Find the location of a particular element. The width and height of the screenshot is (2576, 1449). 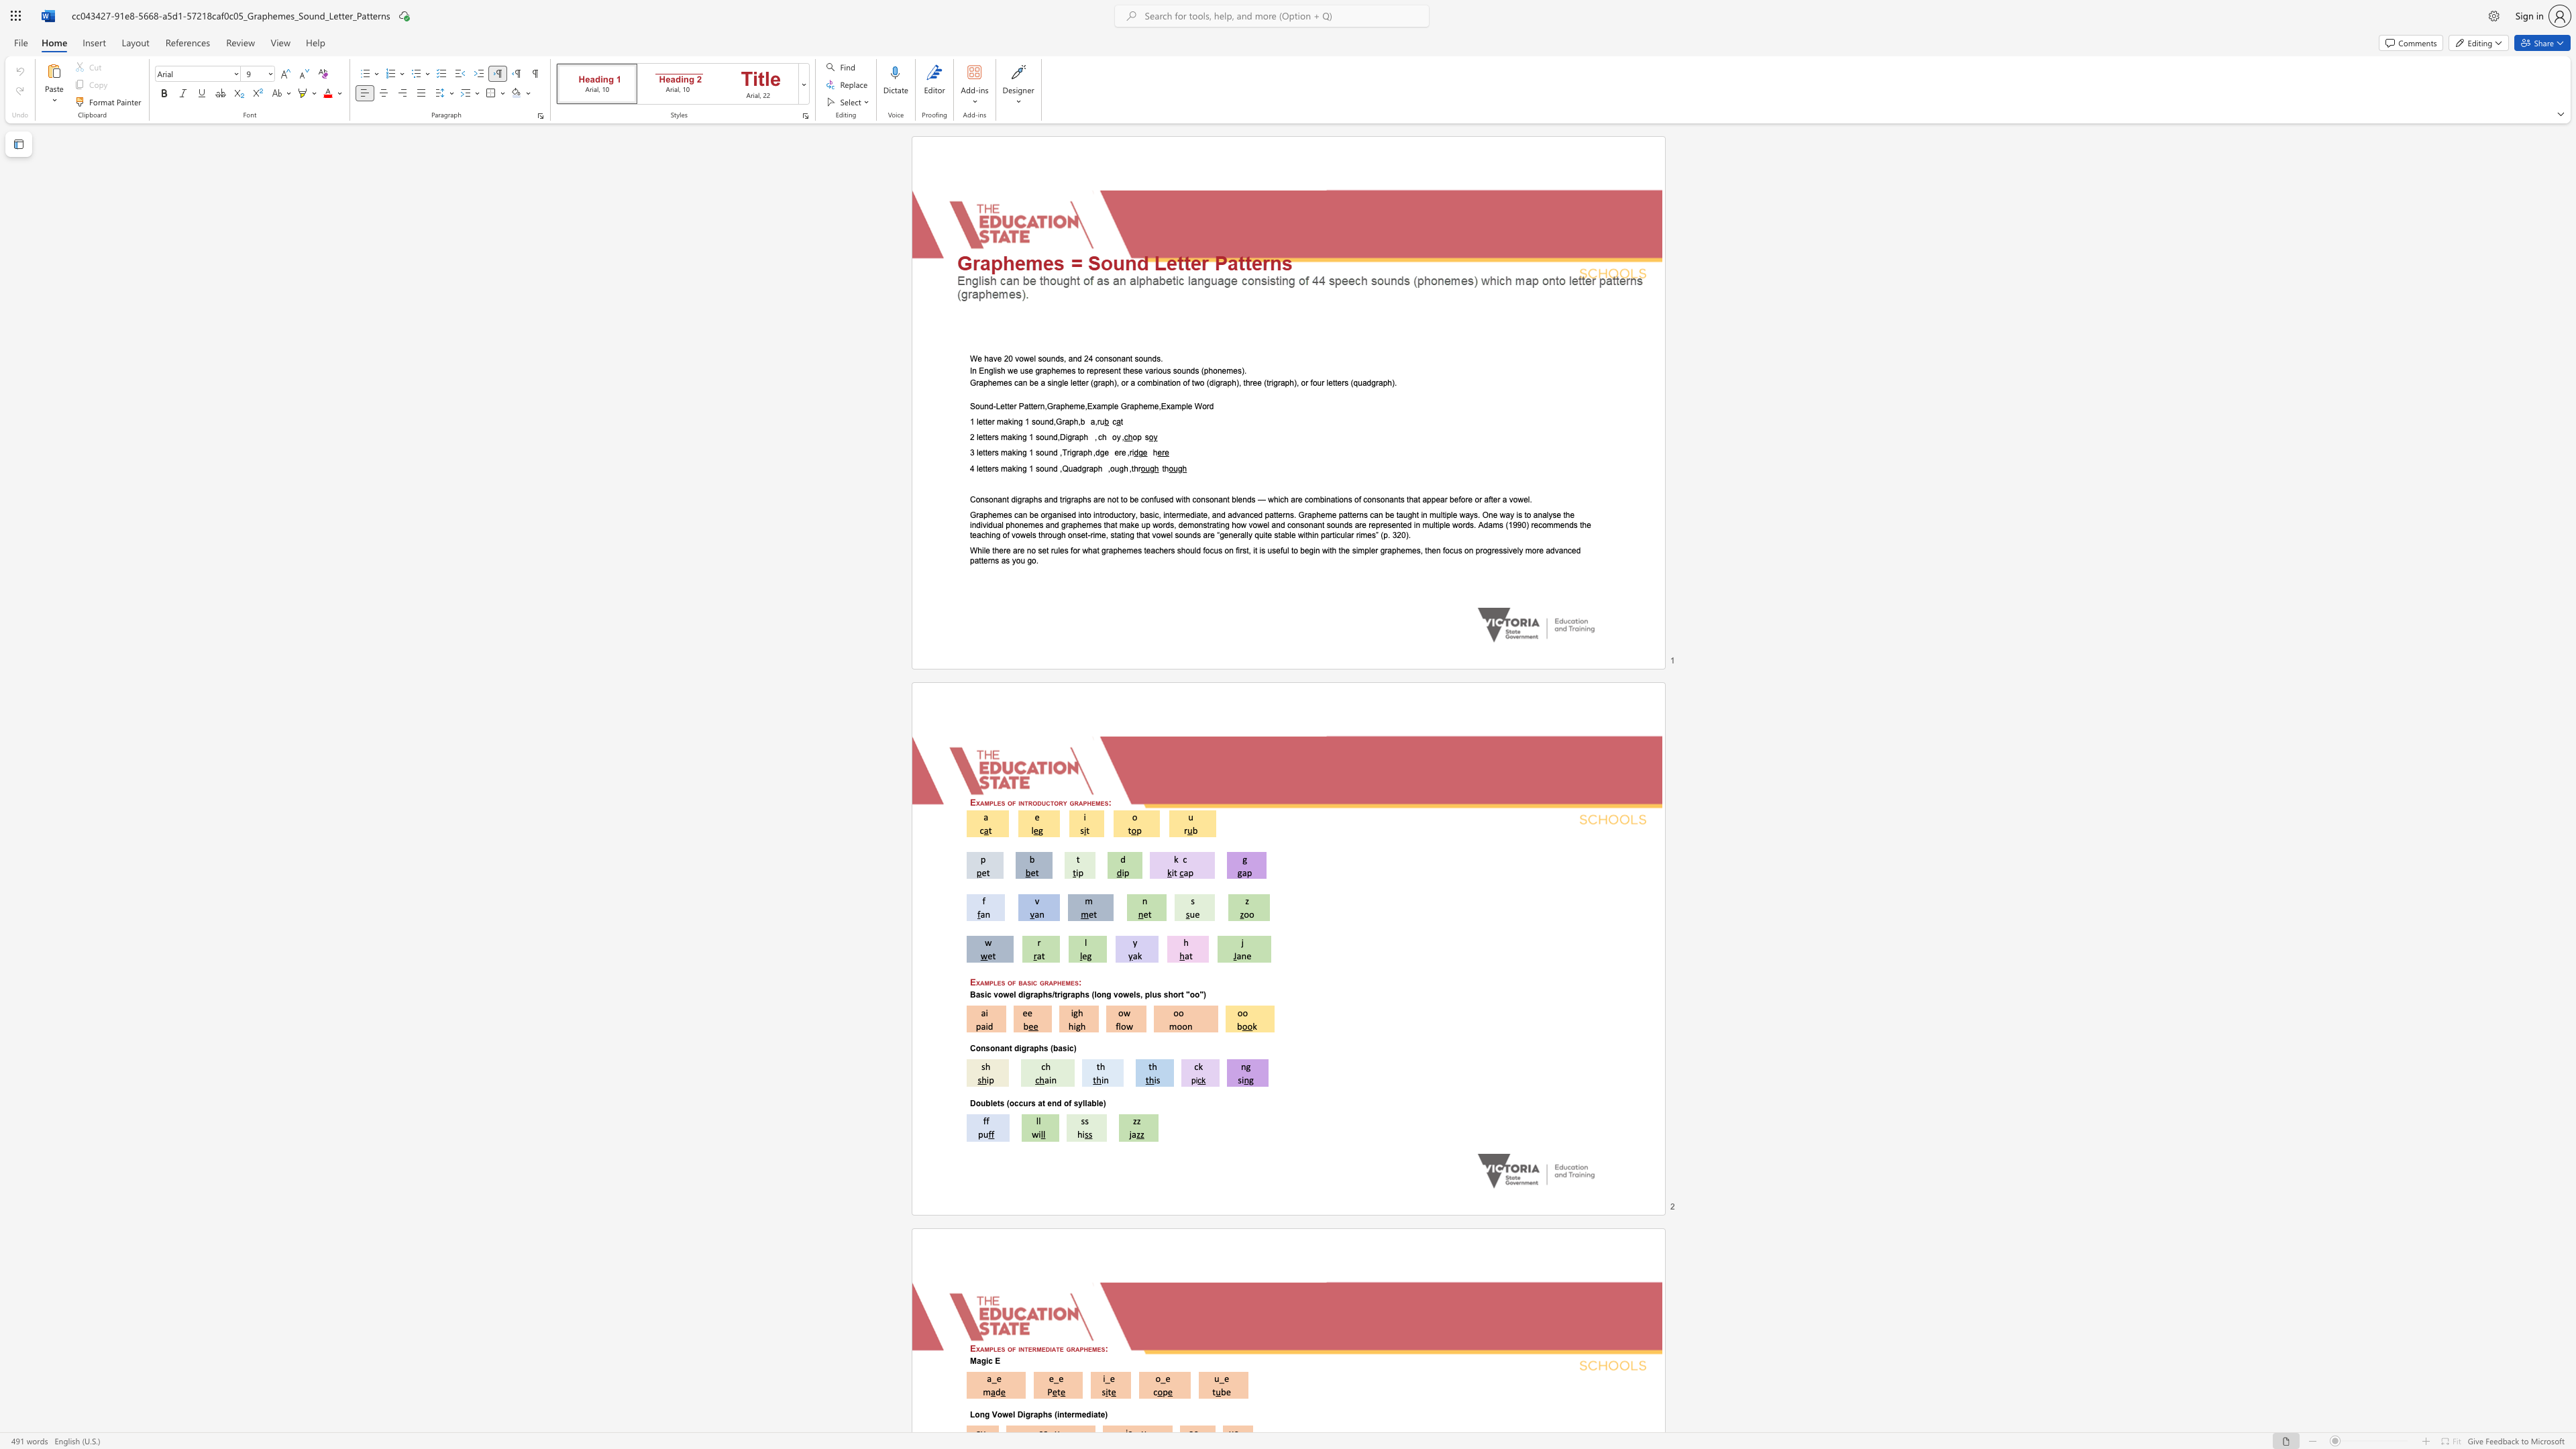

the subset text ", basic, intermediate, and advanced patterns. Grapheme patterns can be taught in multiple ways. One way is to analyse the individual phonemes and graphemes that make up words, demonstrating how vowel and consonant sounds are represented in multiple words. Adams (1990) reco" within the text "Graphemes can be organised into introductory, basic, intermediate, and advanced patterns. Grapheme patterns can be taught in multiple ways. One way is to analyse the individual phonemes and graphemes that make up words, demonstrating how vowel and consonant sounds are represented in multiple words. Adams (1990) recommends the teaching of vowels through onset-rime, stating that vowel sounds are “generally quite stable within particular rimes” (p. 320)." is located at coordinates (1134, 513).